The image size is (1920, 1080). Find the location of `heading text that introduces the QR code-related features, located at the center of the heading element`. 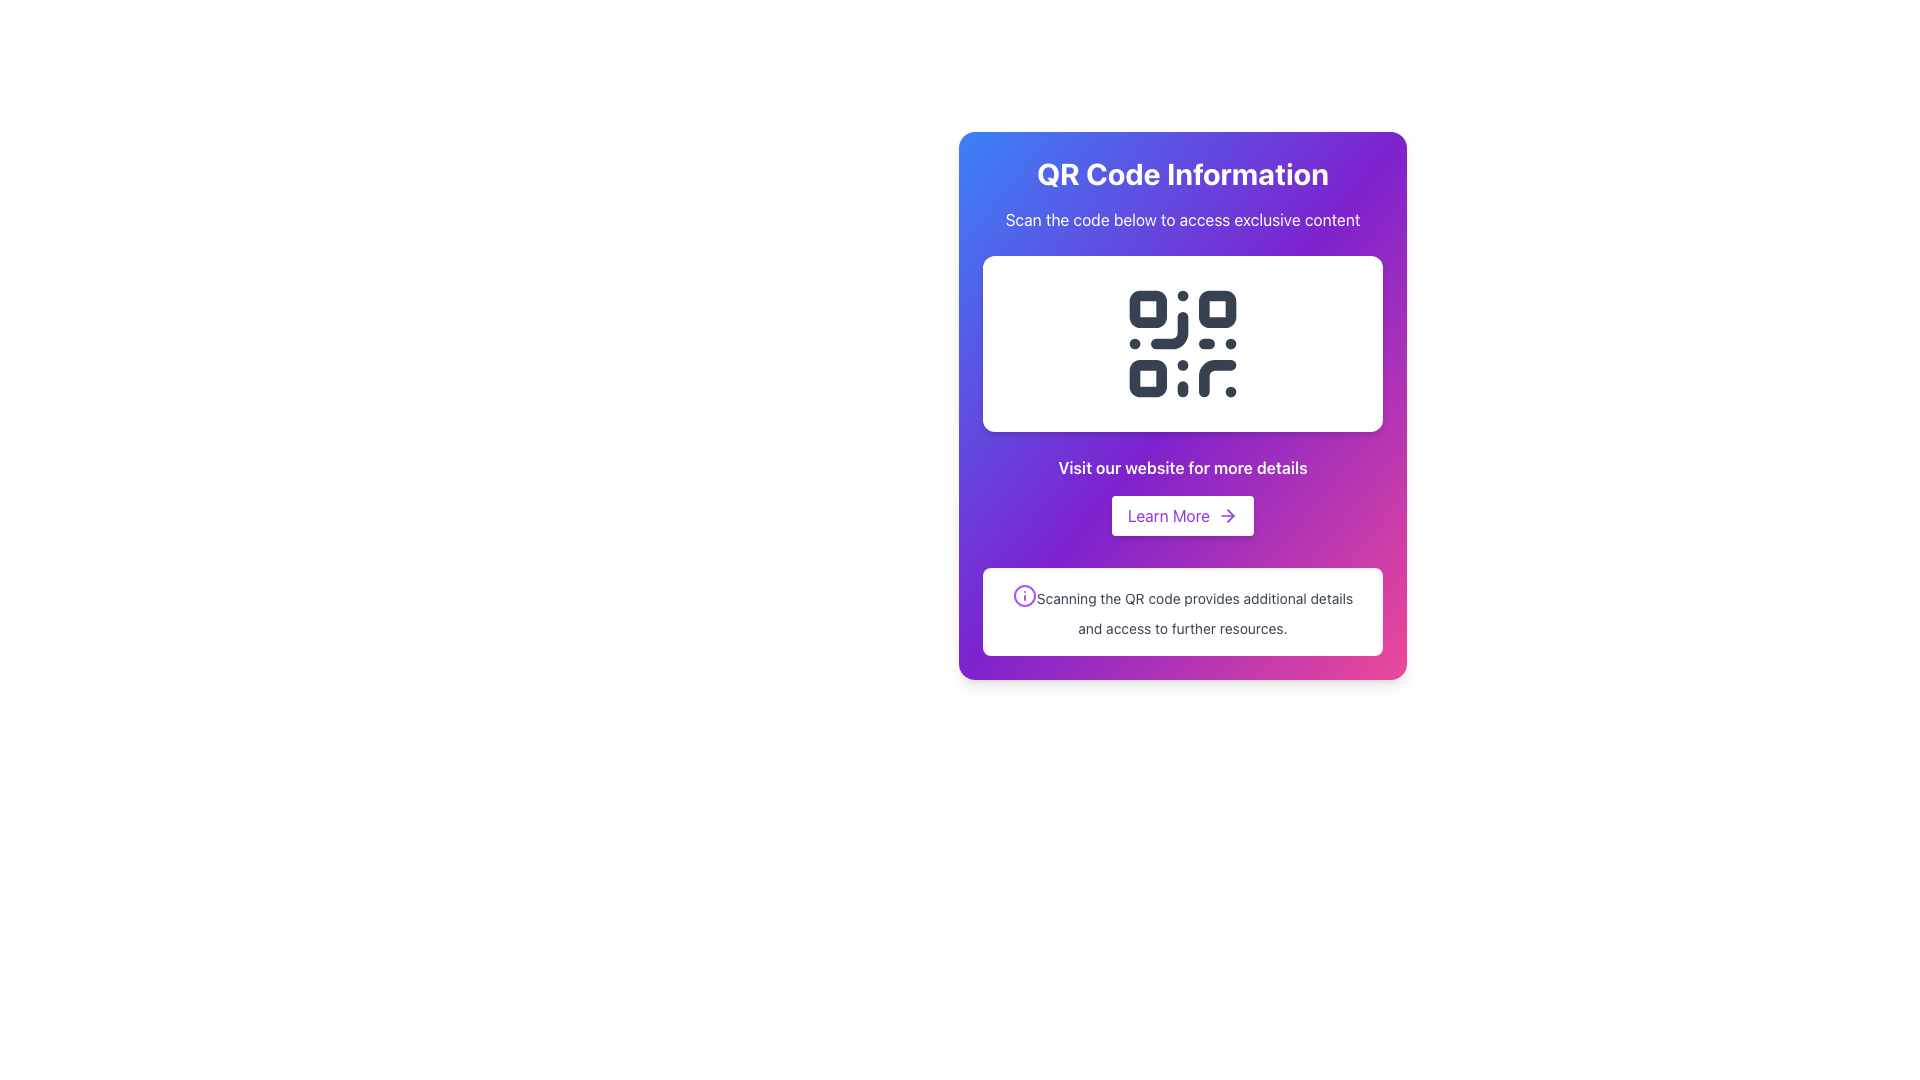

heading text that introduces the QR code-related features, located at the center of the heading element is located at coordinates (1182, 172).